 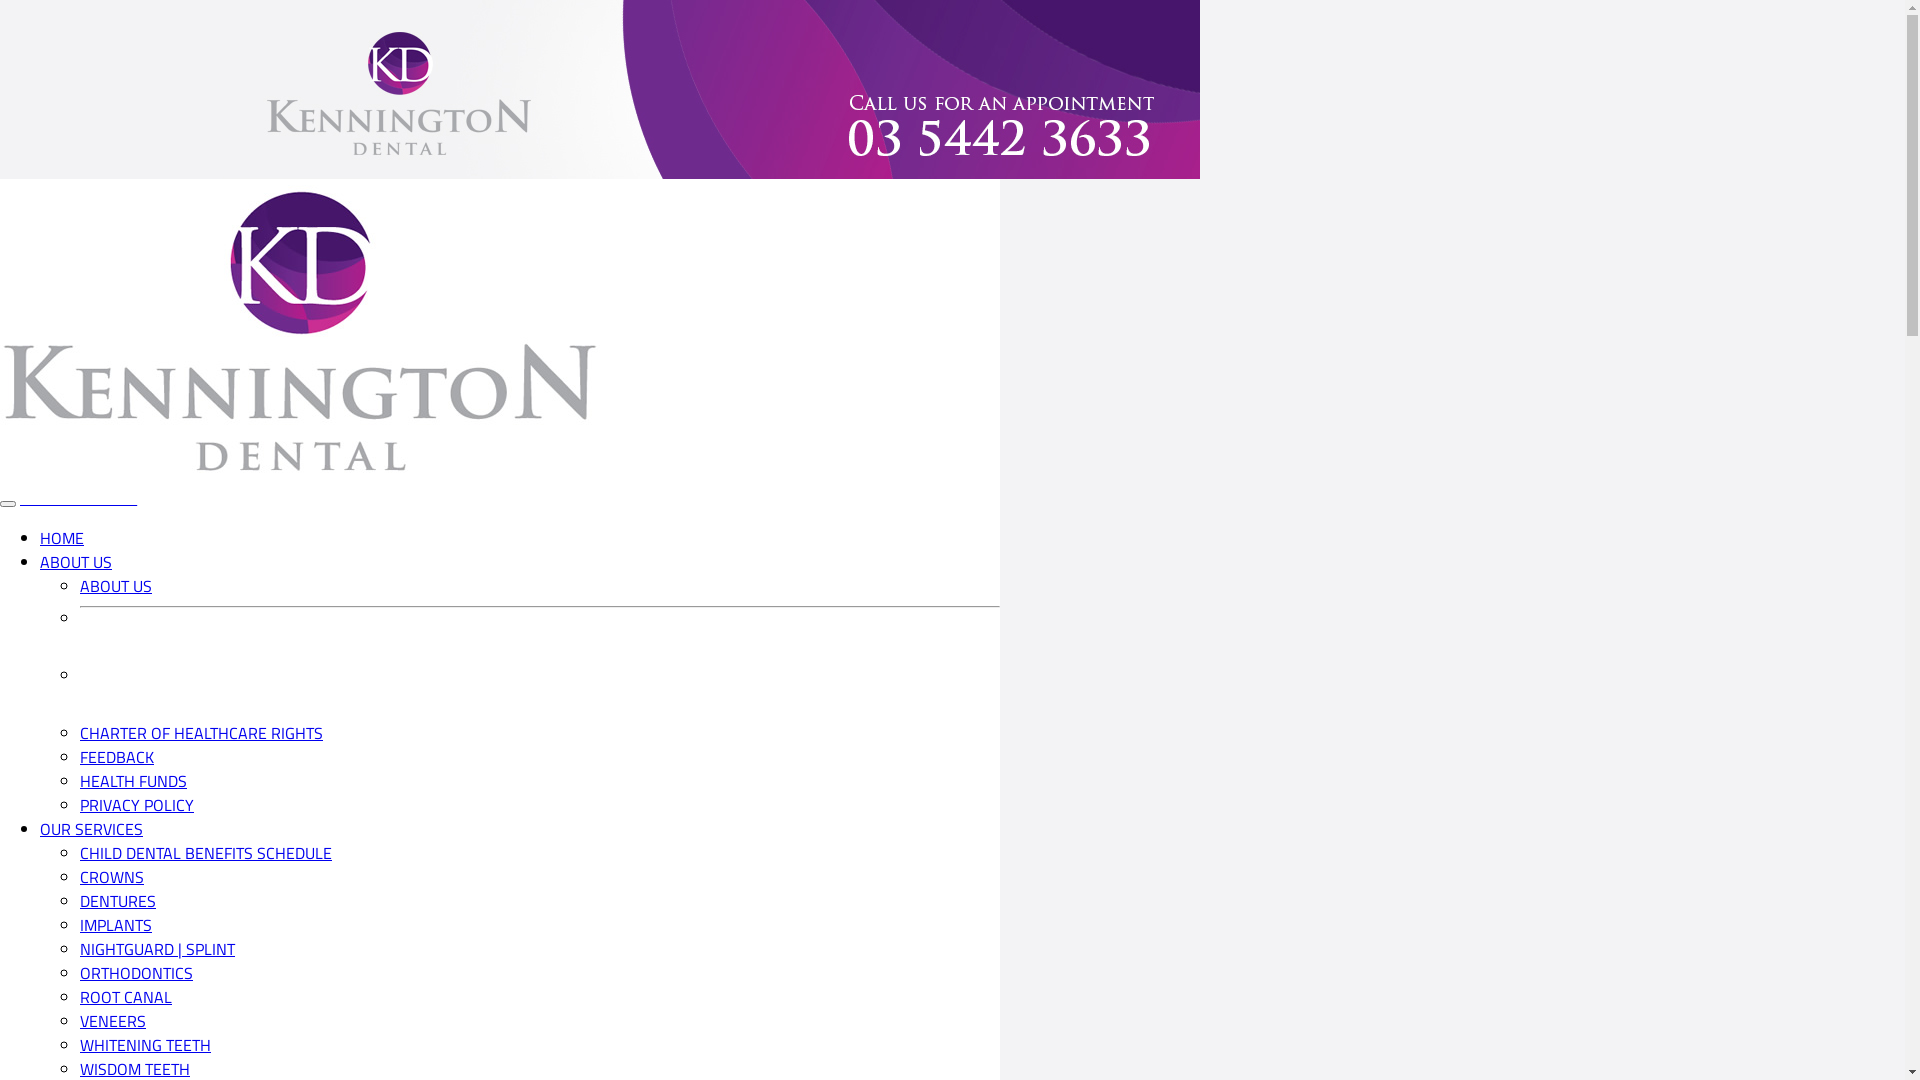 I want to click on 'ABOUT US', so click(x=114, y=585).